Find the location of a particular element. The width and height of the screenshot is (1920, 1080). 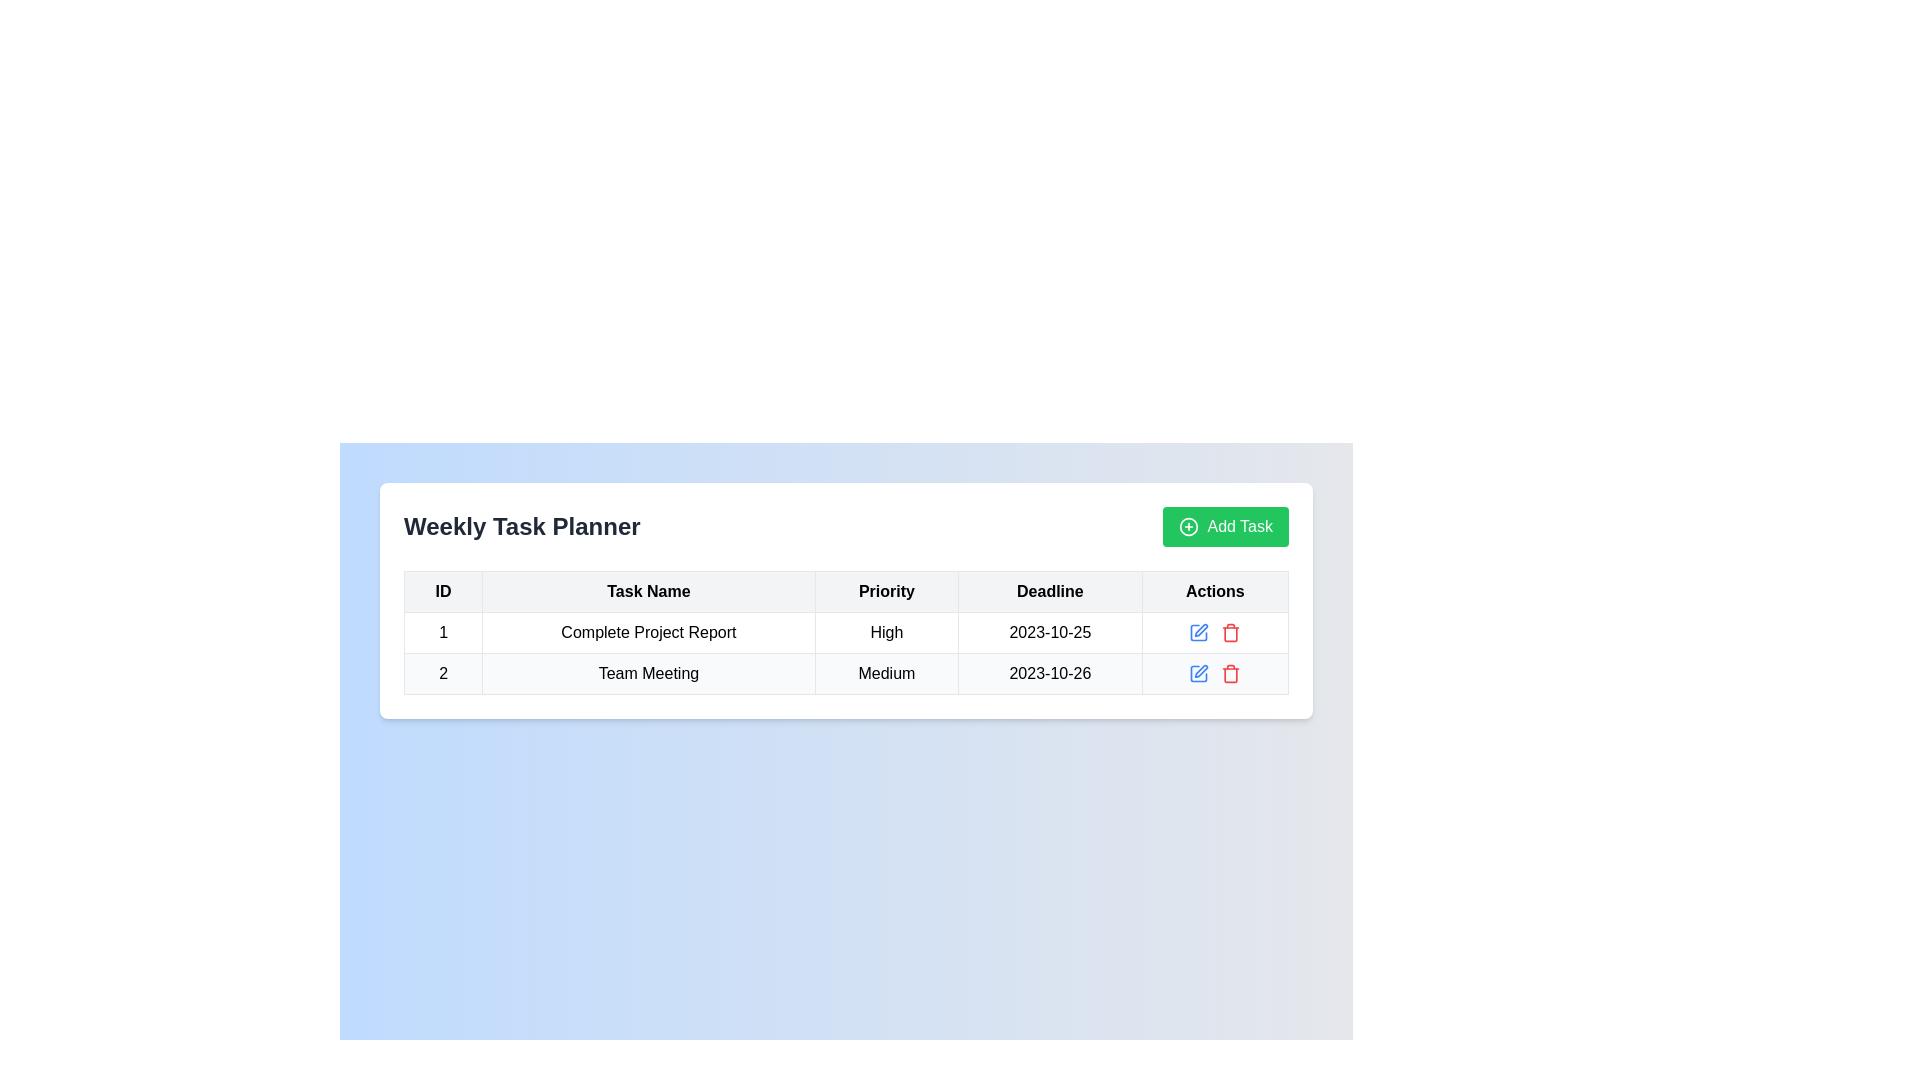

the 'ID' column header cell in the table, which is located in the first column of the header row, to the immediate left of the 'Task Name' header is located at coordinates (442, 590).